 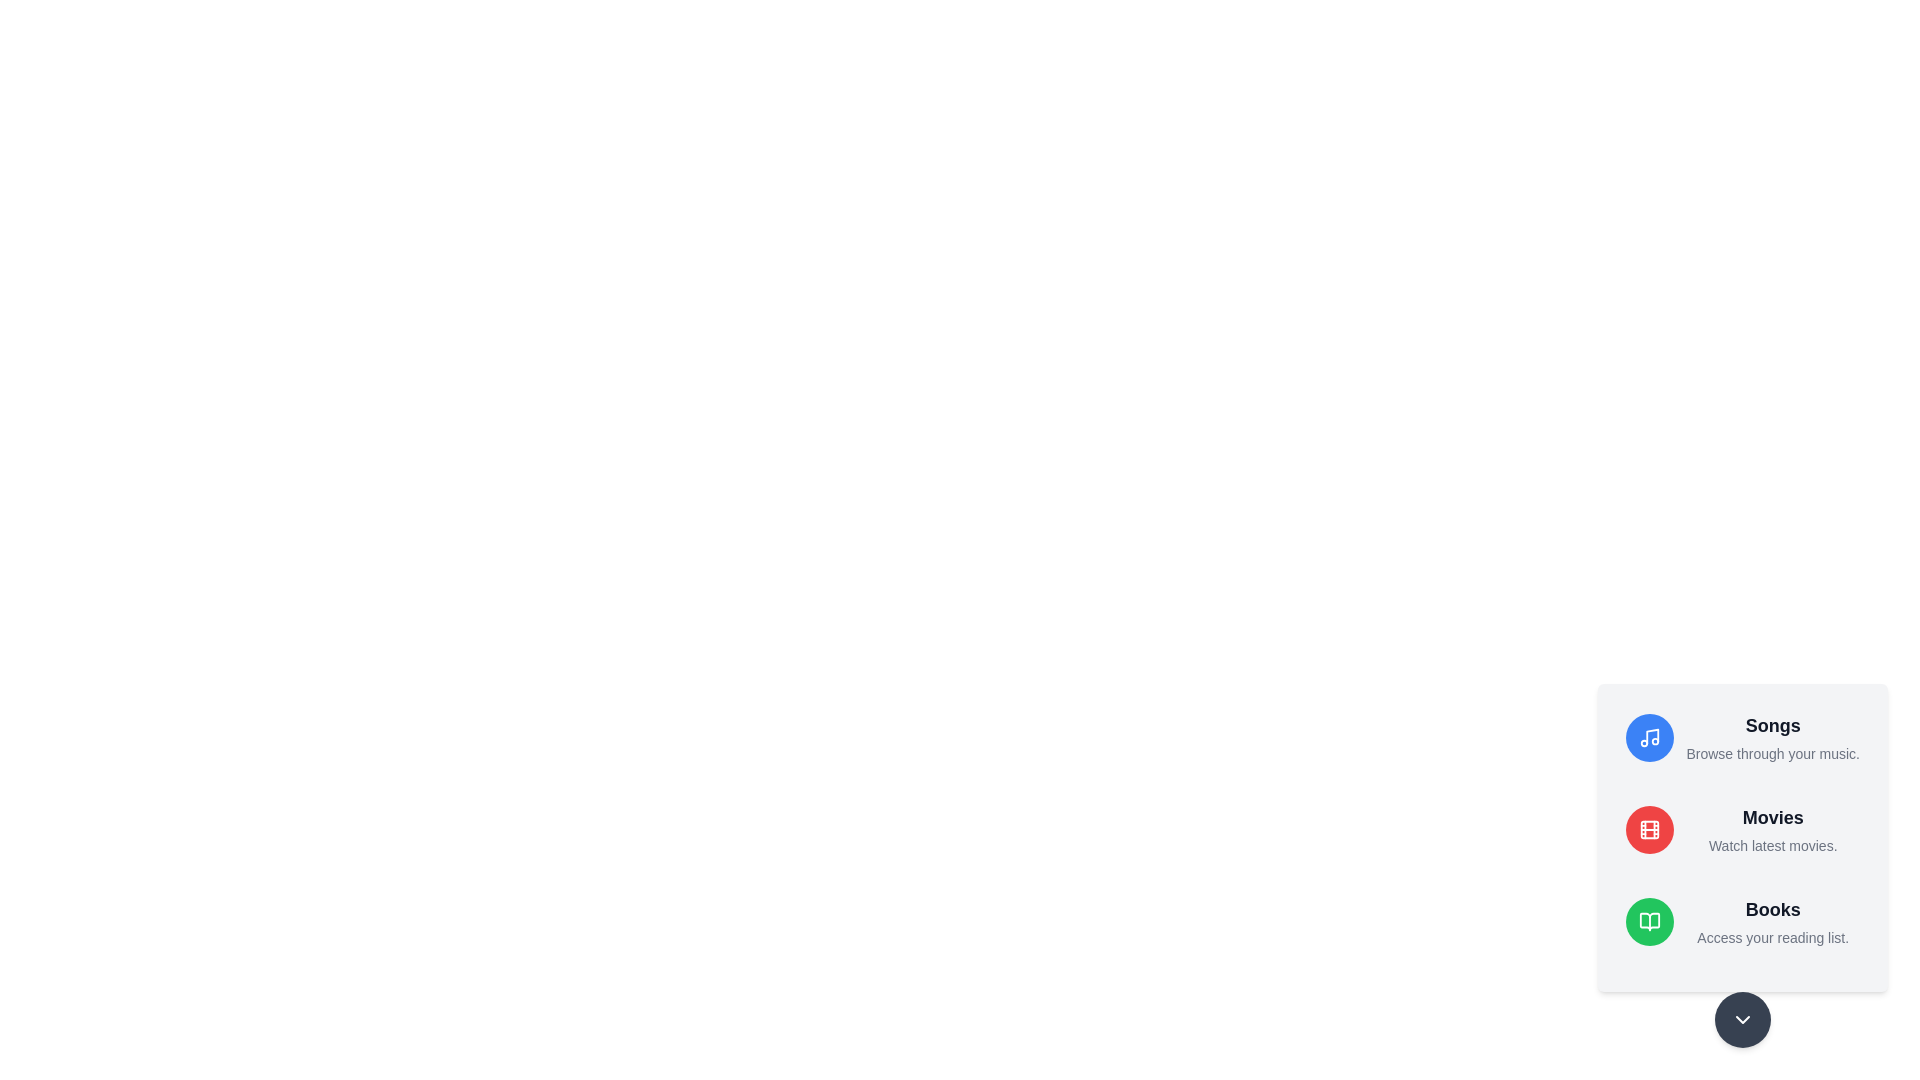 What do you see at coordinates (1650, 921) in the screenshot?
I see `the Books button to interact with the corresponding media option` at bounding box center [1650, 921].